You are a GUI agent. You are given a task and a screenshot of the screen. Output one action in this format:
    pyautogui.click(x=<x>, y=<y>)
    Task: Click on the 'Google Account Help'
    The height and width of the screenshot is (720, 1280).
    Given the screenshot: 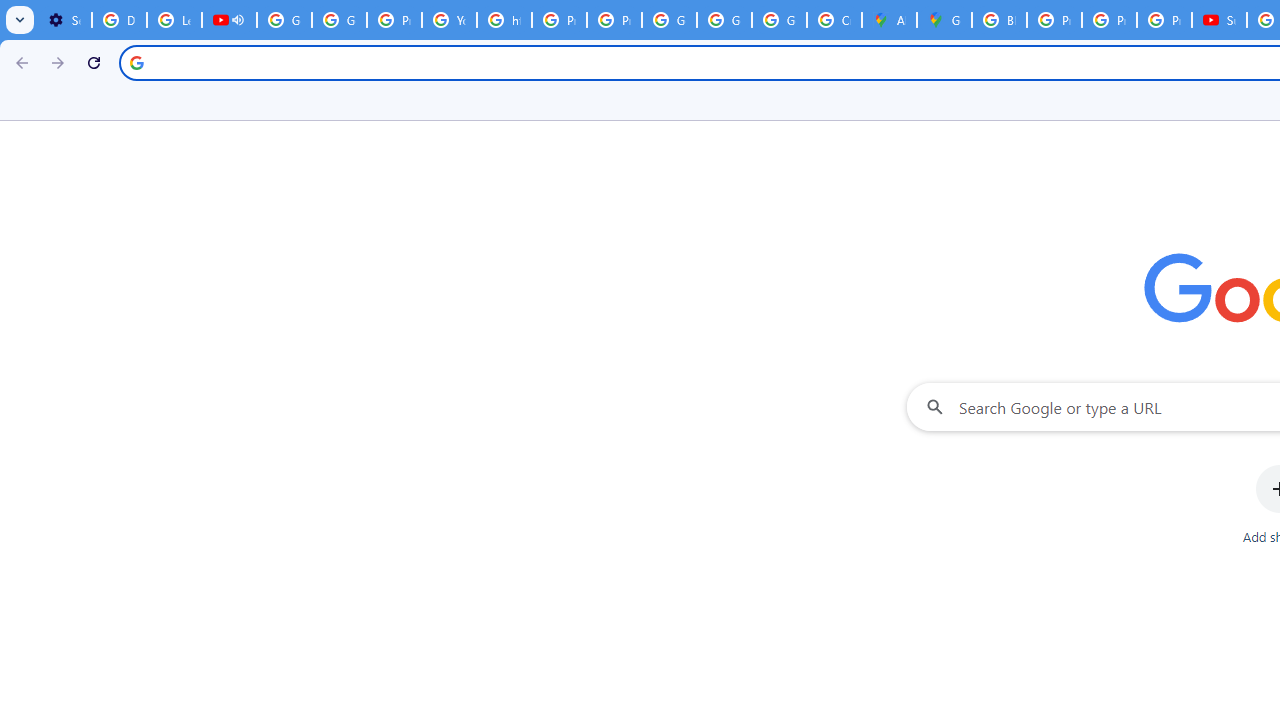 What is the action you would take?
    pyautogui.click(x=283, y=20)
    